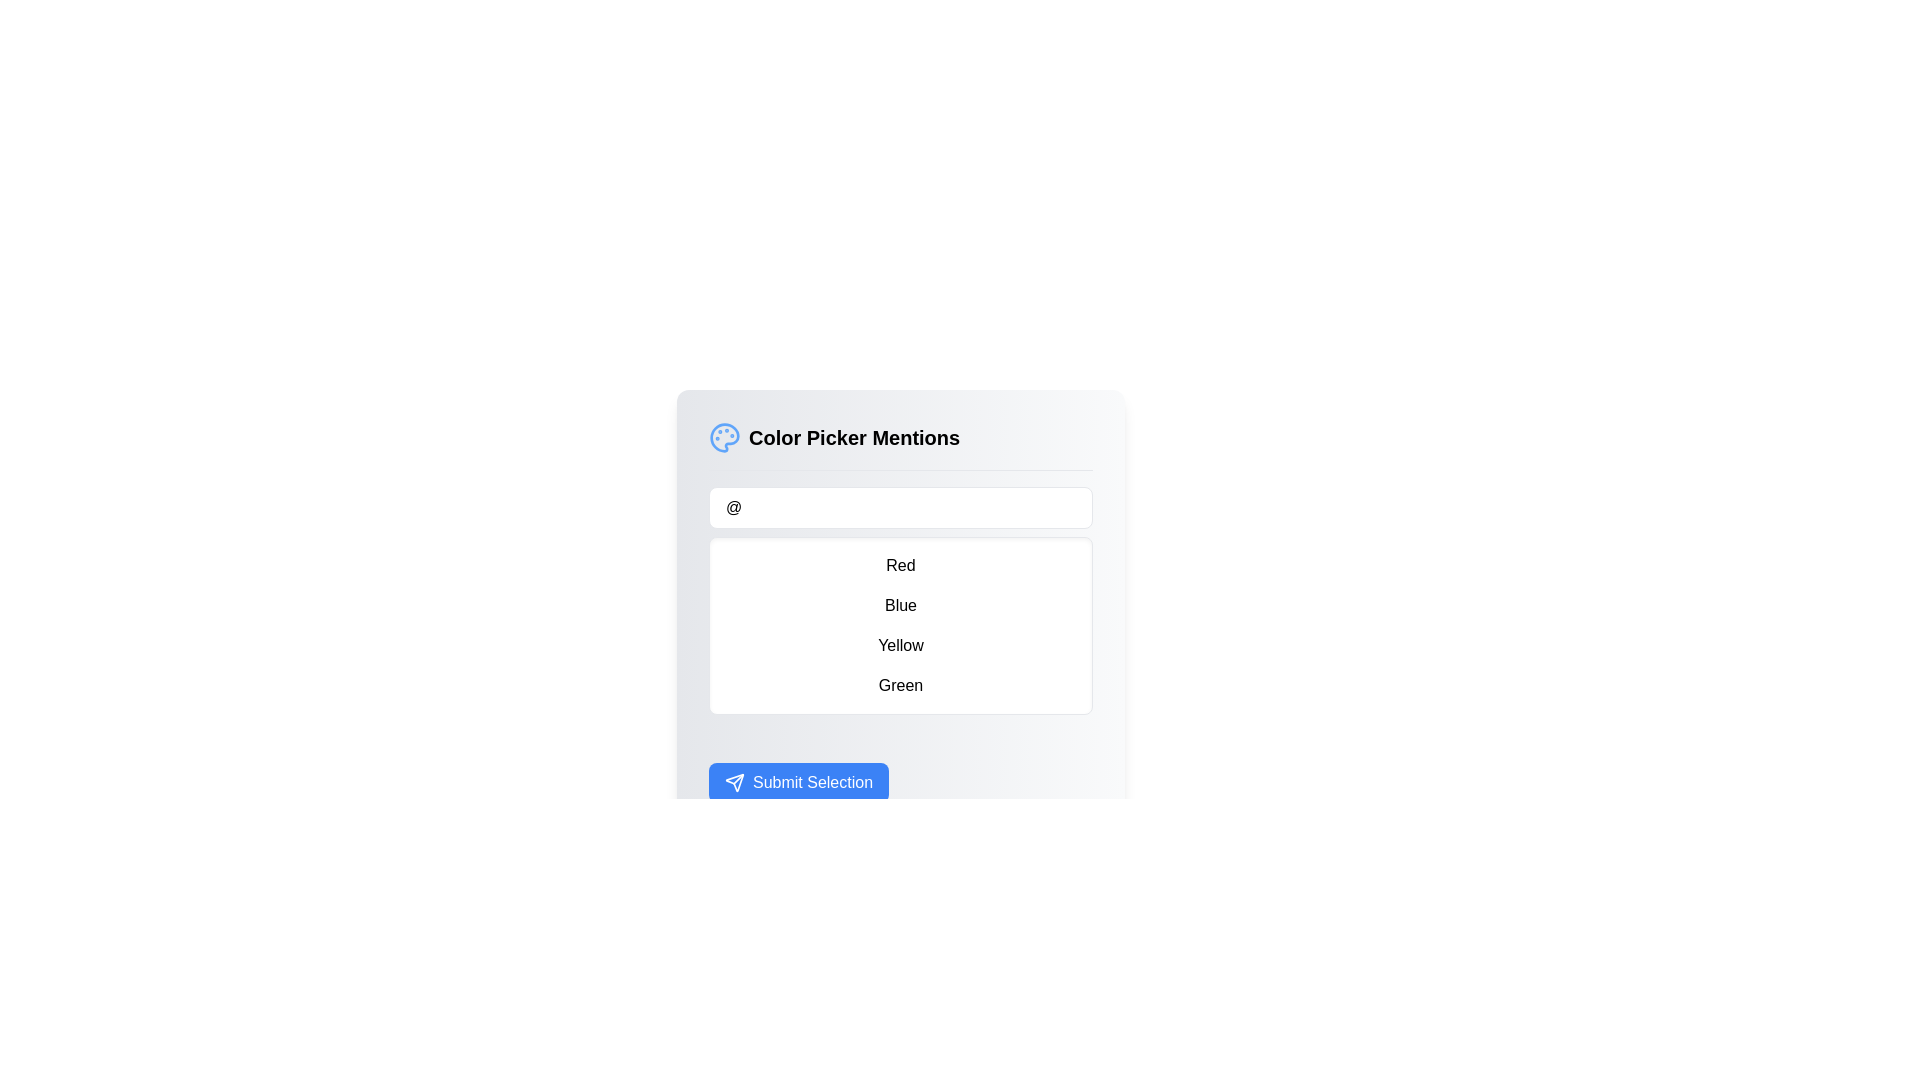  I want to click on the 'Red' color option in the color selection menu, so click(900, 566).